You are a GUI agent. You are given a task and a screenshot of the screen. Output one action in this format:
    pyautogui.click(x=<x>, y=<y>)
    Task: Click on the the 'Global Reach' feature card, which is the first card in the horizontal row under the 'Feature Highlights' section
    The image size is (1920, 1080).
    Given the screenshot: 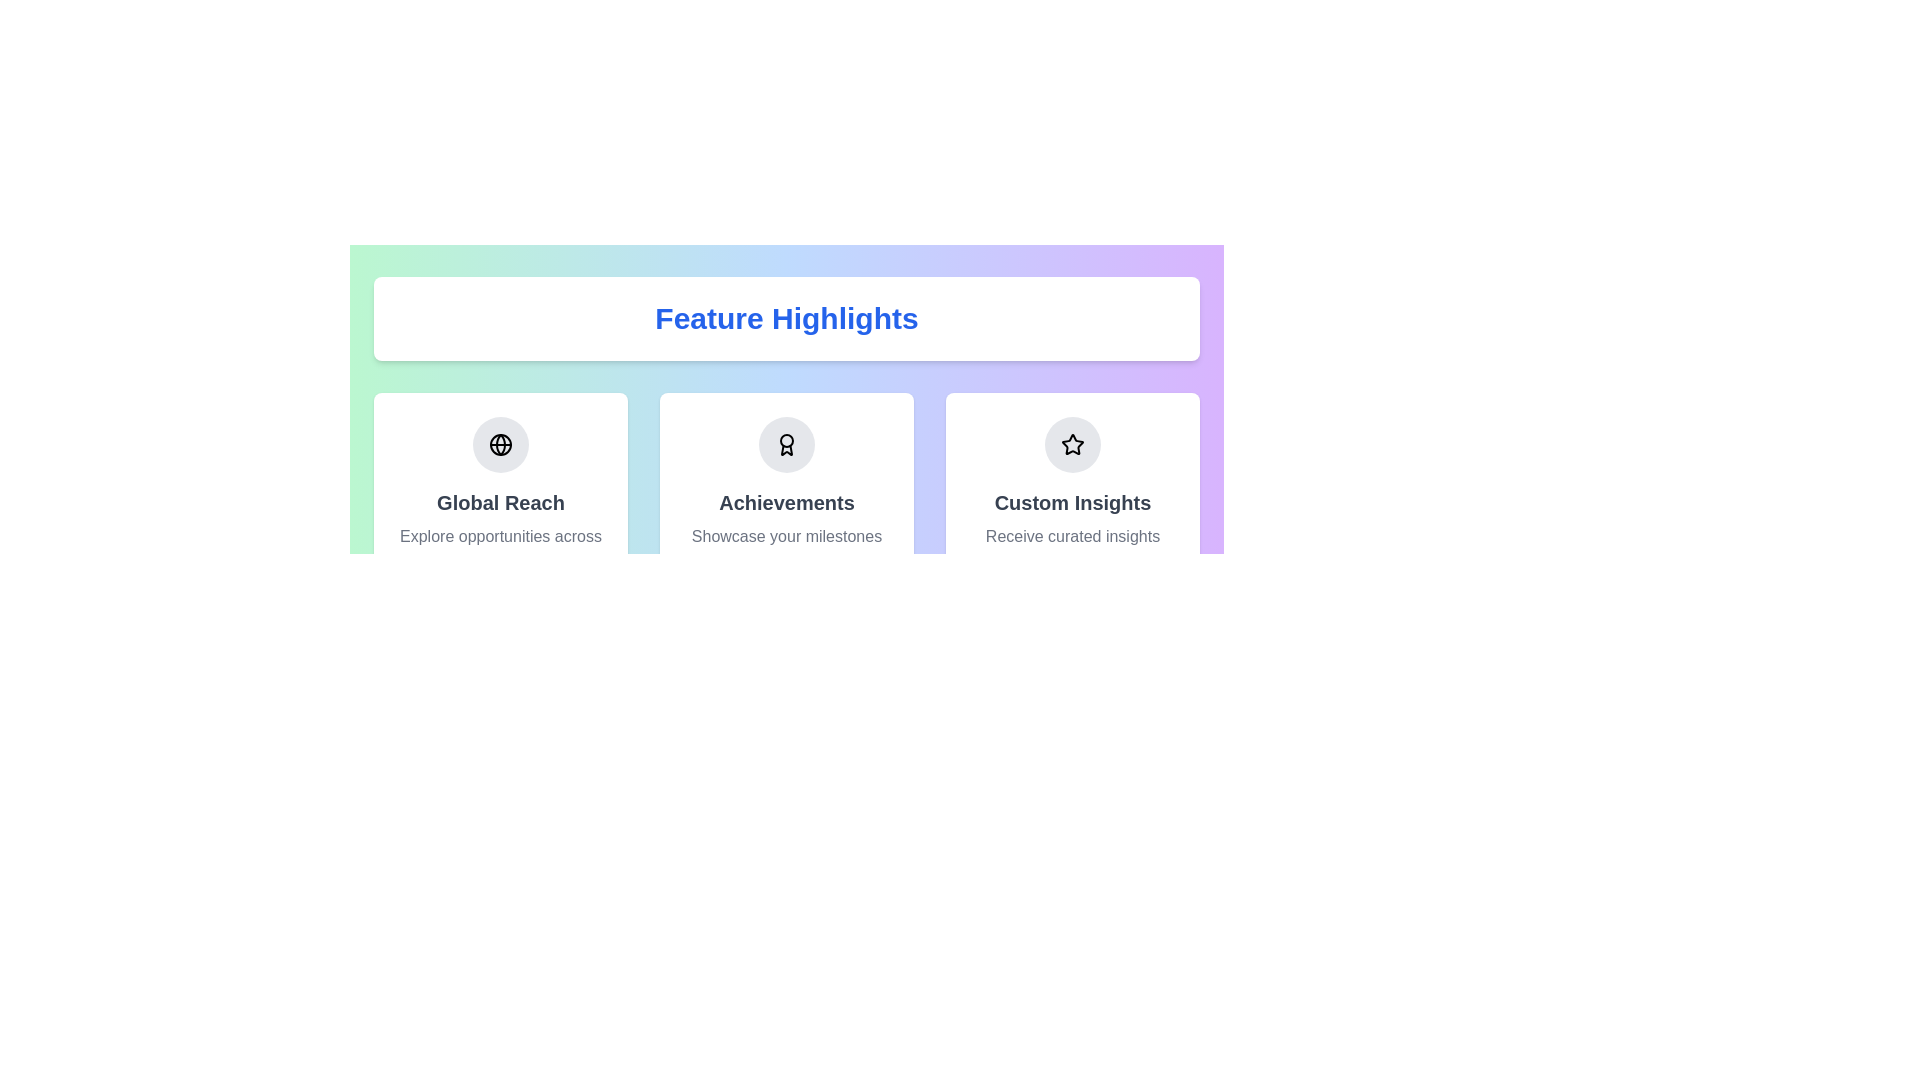 What is the action you would take?
    pyautogui.click(x=500, y=505)
    